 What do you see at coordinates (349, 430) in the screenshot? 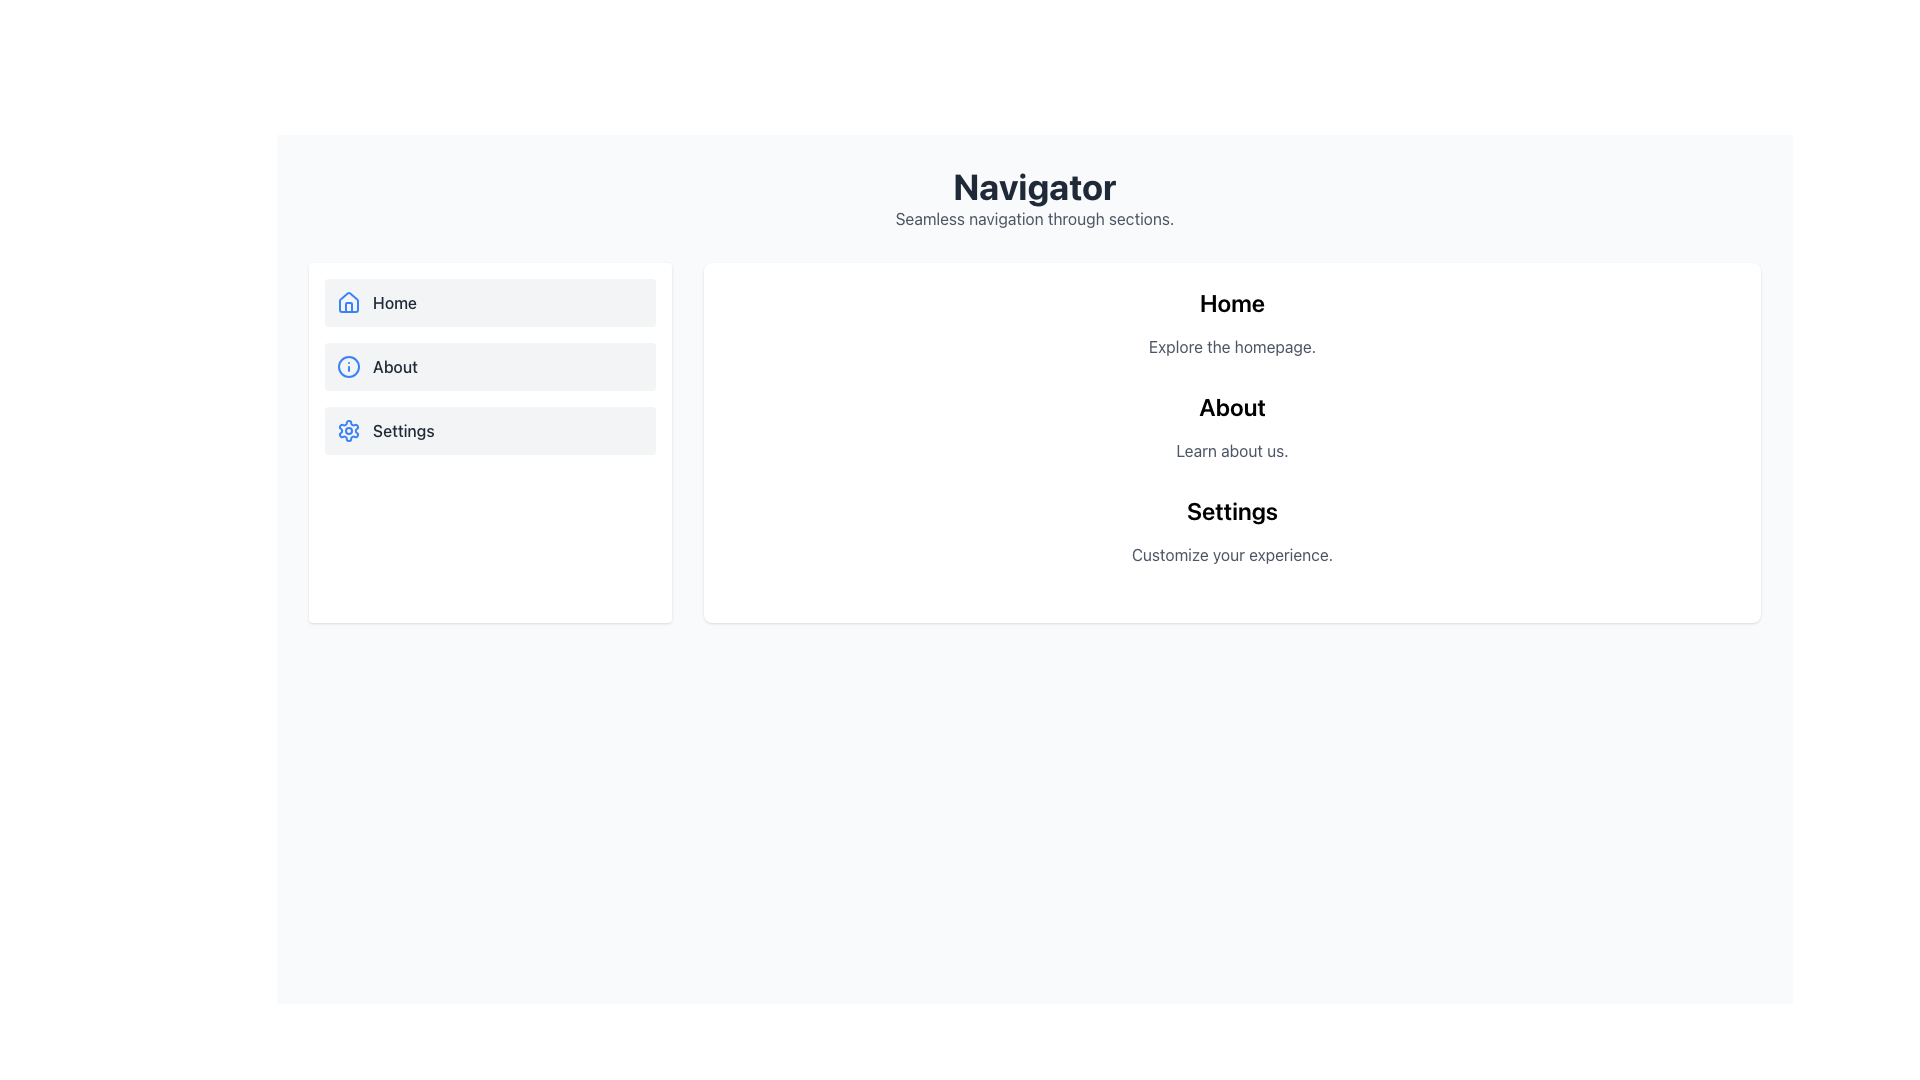
I see `the 'Settings' icon located in the vertical navigation menu on the left side of the interface` at bounding box center [349, 430].